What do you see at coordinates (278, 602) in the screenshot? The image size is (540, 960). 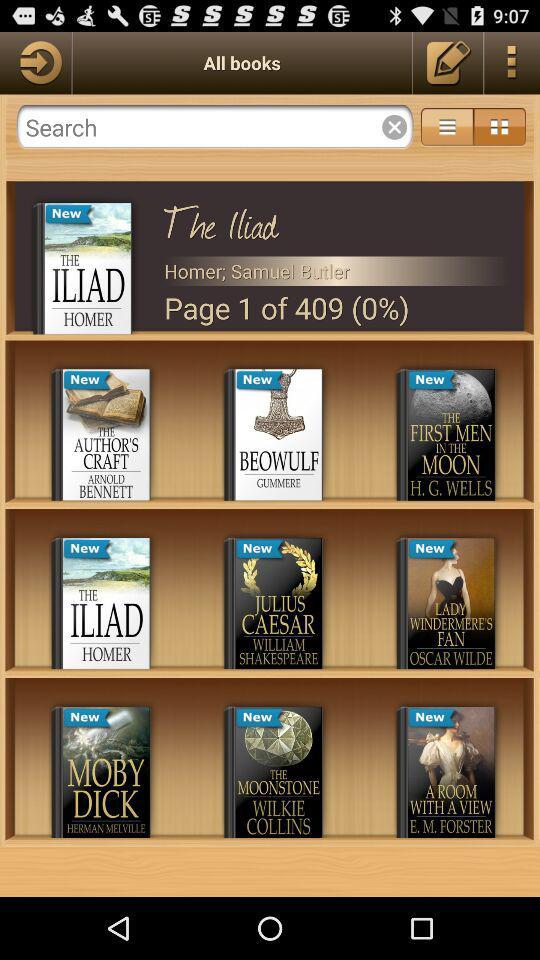 I see `the middle book in the second row` at bounding box center [278, 602].